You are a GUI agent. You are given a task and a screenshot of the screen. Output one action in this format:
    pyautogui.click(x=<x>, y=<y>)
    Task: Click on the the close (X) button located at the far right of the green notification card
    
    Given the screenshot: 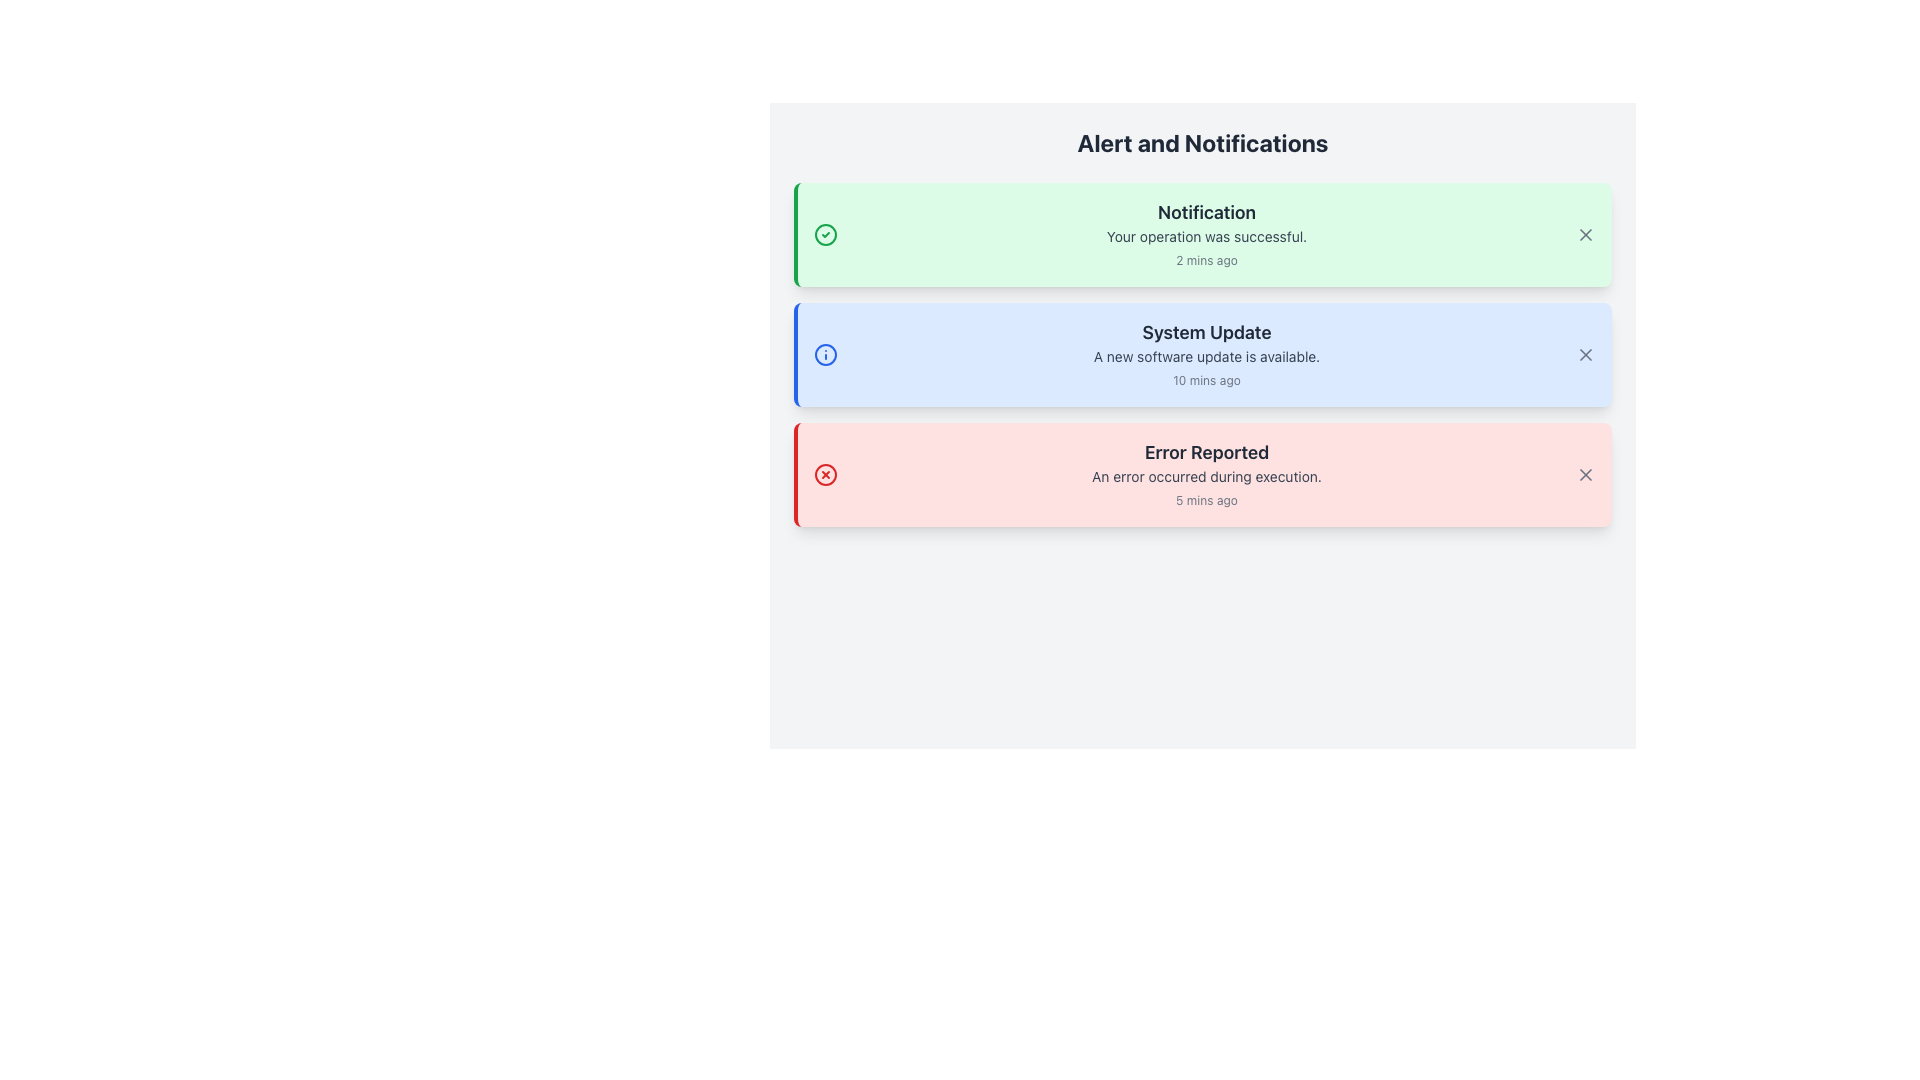 What is the action you would take?
    pyautogui.click(x=1584, y=234)
    